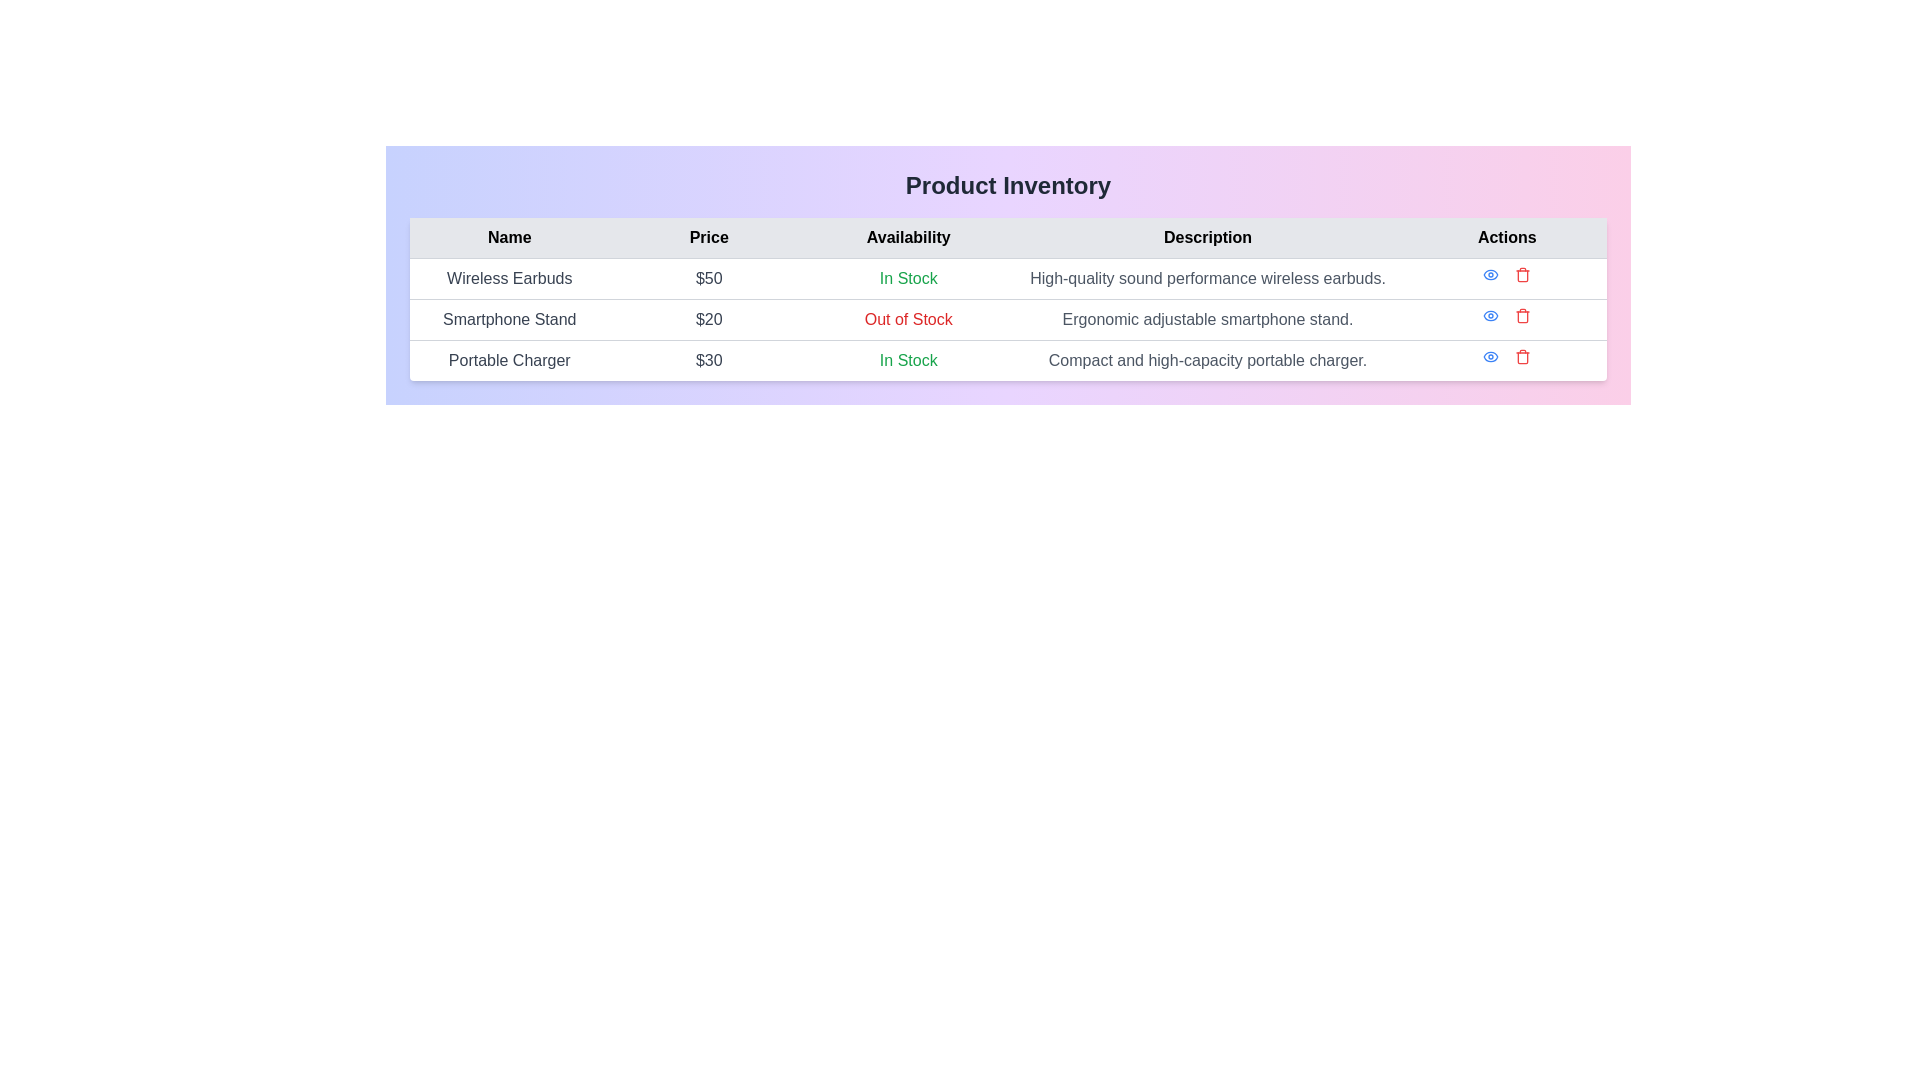  I want to click on the Text label that describes the product 'Wireless Earbuds', located in the fourth column under the 'Description' header of the first row in the table layout, so click(1207, 278).